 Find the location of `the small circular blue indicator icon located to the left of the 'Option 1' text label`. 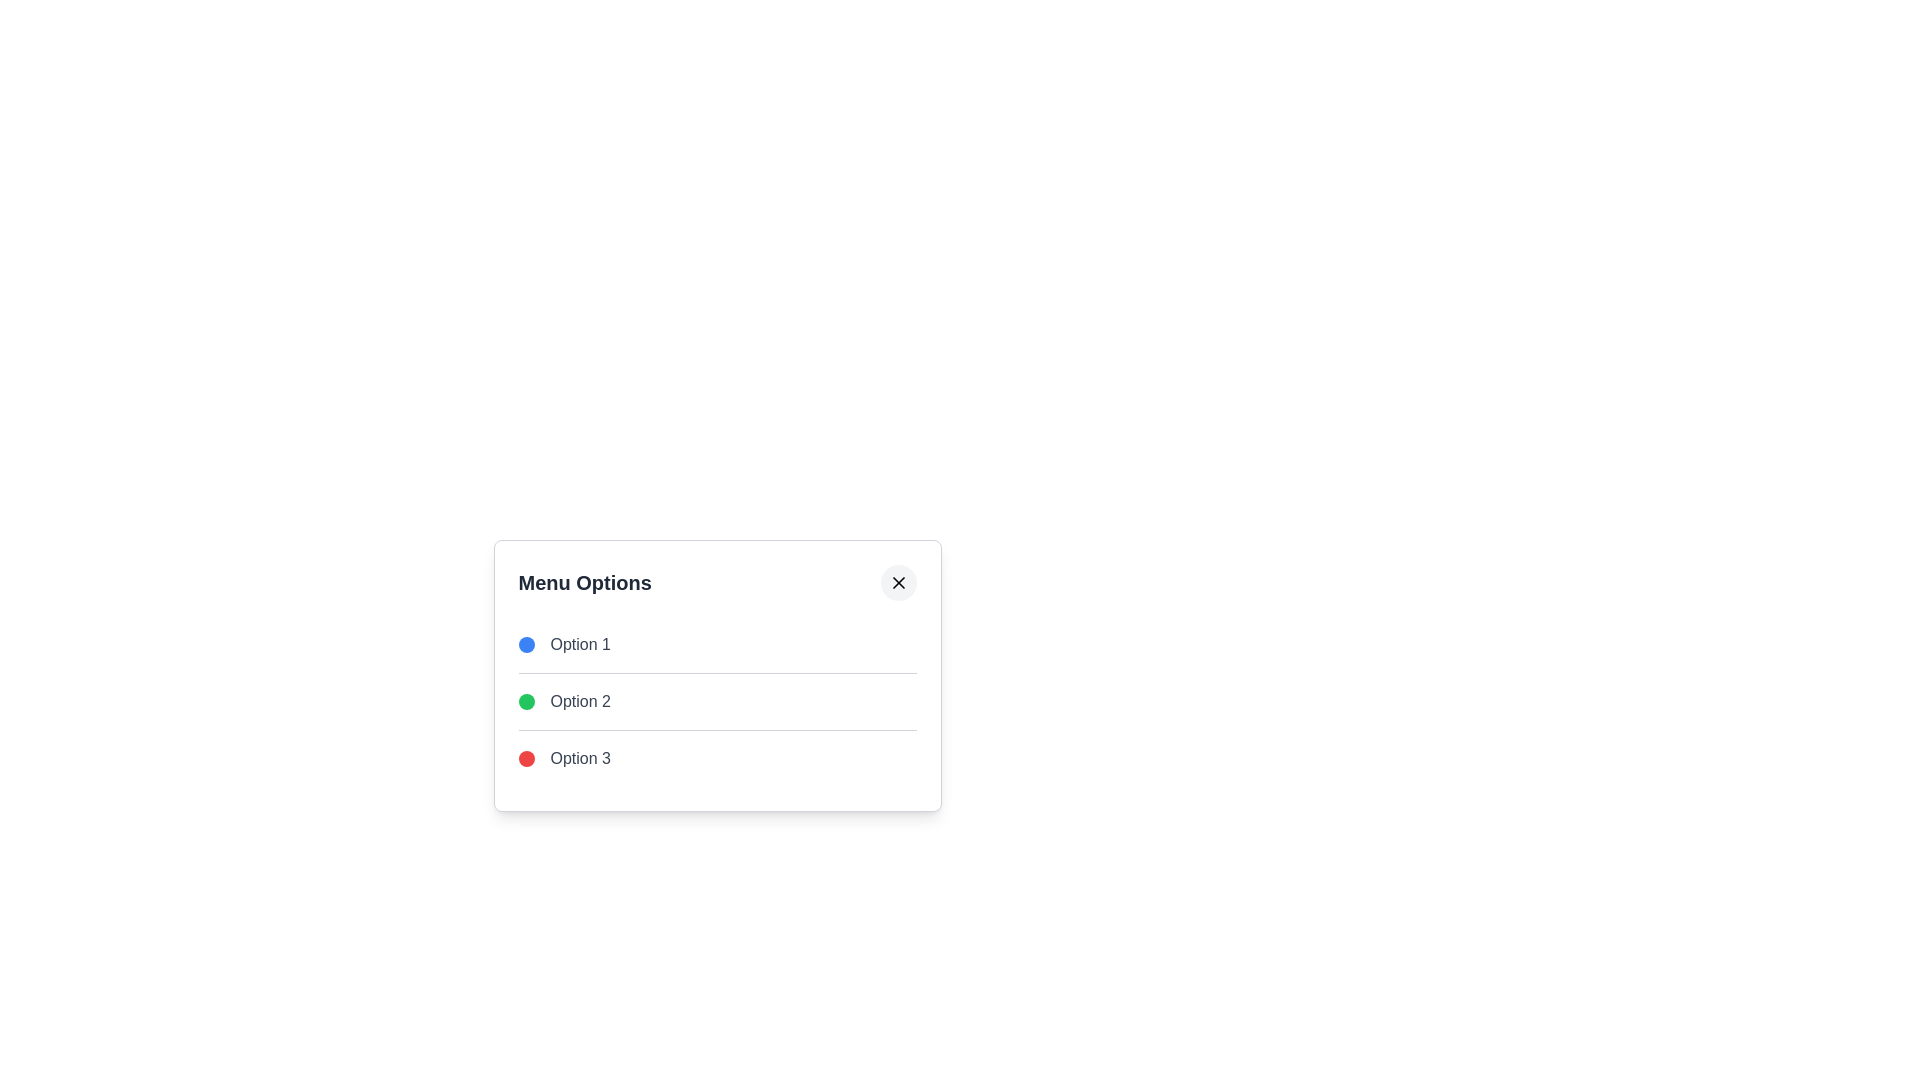

the small circular blue indicator icon located to the left of the 'Option 1' text label is located at coordinates (526, 644).